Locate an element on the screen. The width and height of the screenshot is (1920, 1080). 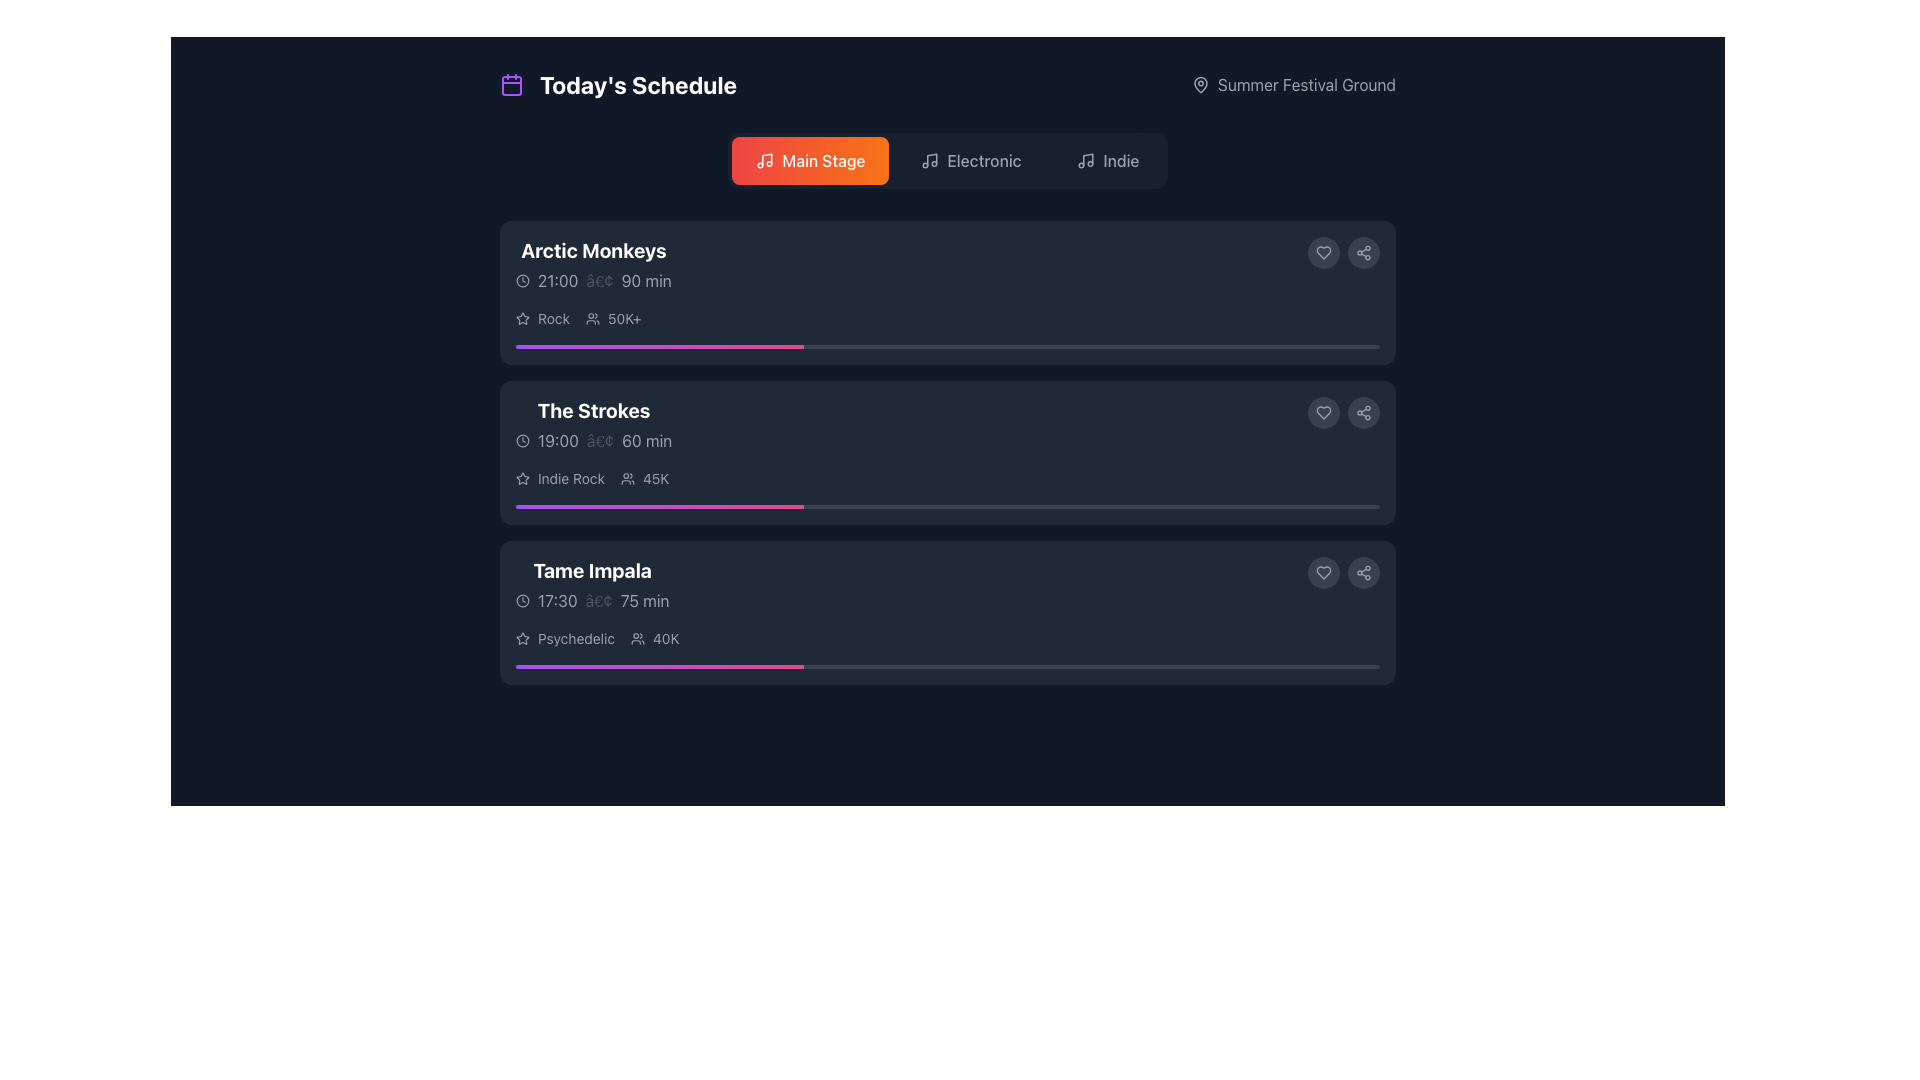
the 'like' button for the 'Tame Impala' schedule item is located at coordinates (1324, 573).